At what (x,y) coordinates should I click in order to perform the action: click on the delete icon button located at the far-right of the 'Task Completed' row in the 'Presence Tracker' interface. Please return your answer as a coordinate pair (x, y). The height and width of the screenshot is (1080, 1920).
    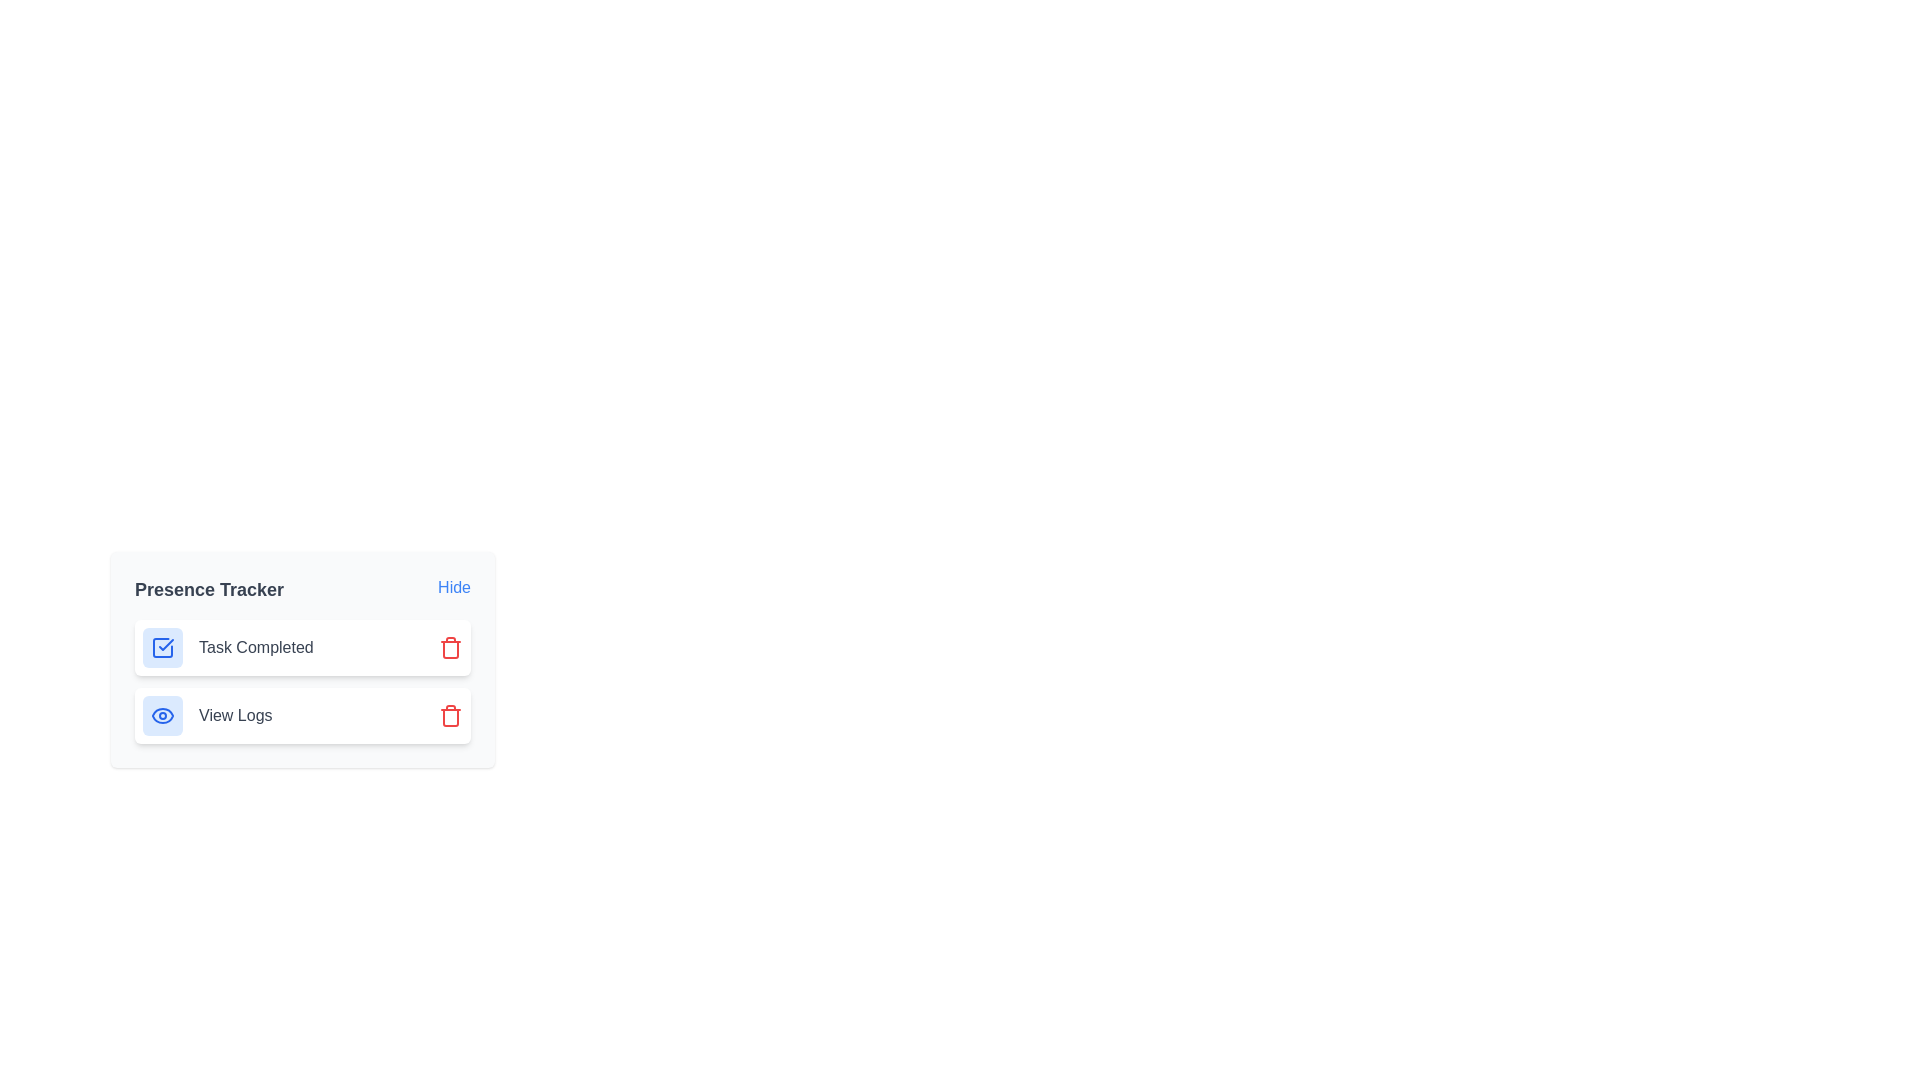
    Looking at the image, I should click on (450, 648).